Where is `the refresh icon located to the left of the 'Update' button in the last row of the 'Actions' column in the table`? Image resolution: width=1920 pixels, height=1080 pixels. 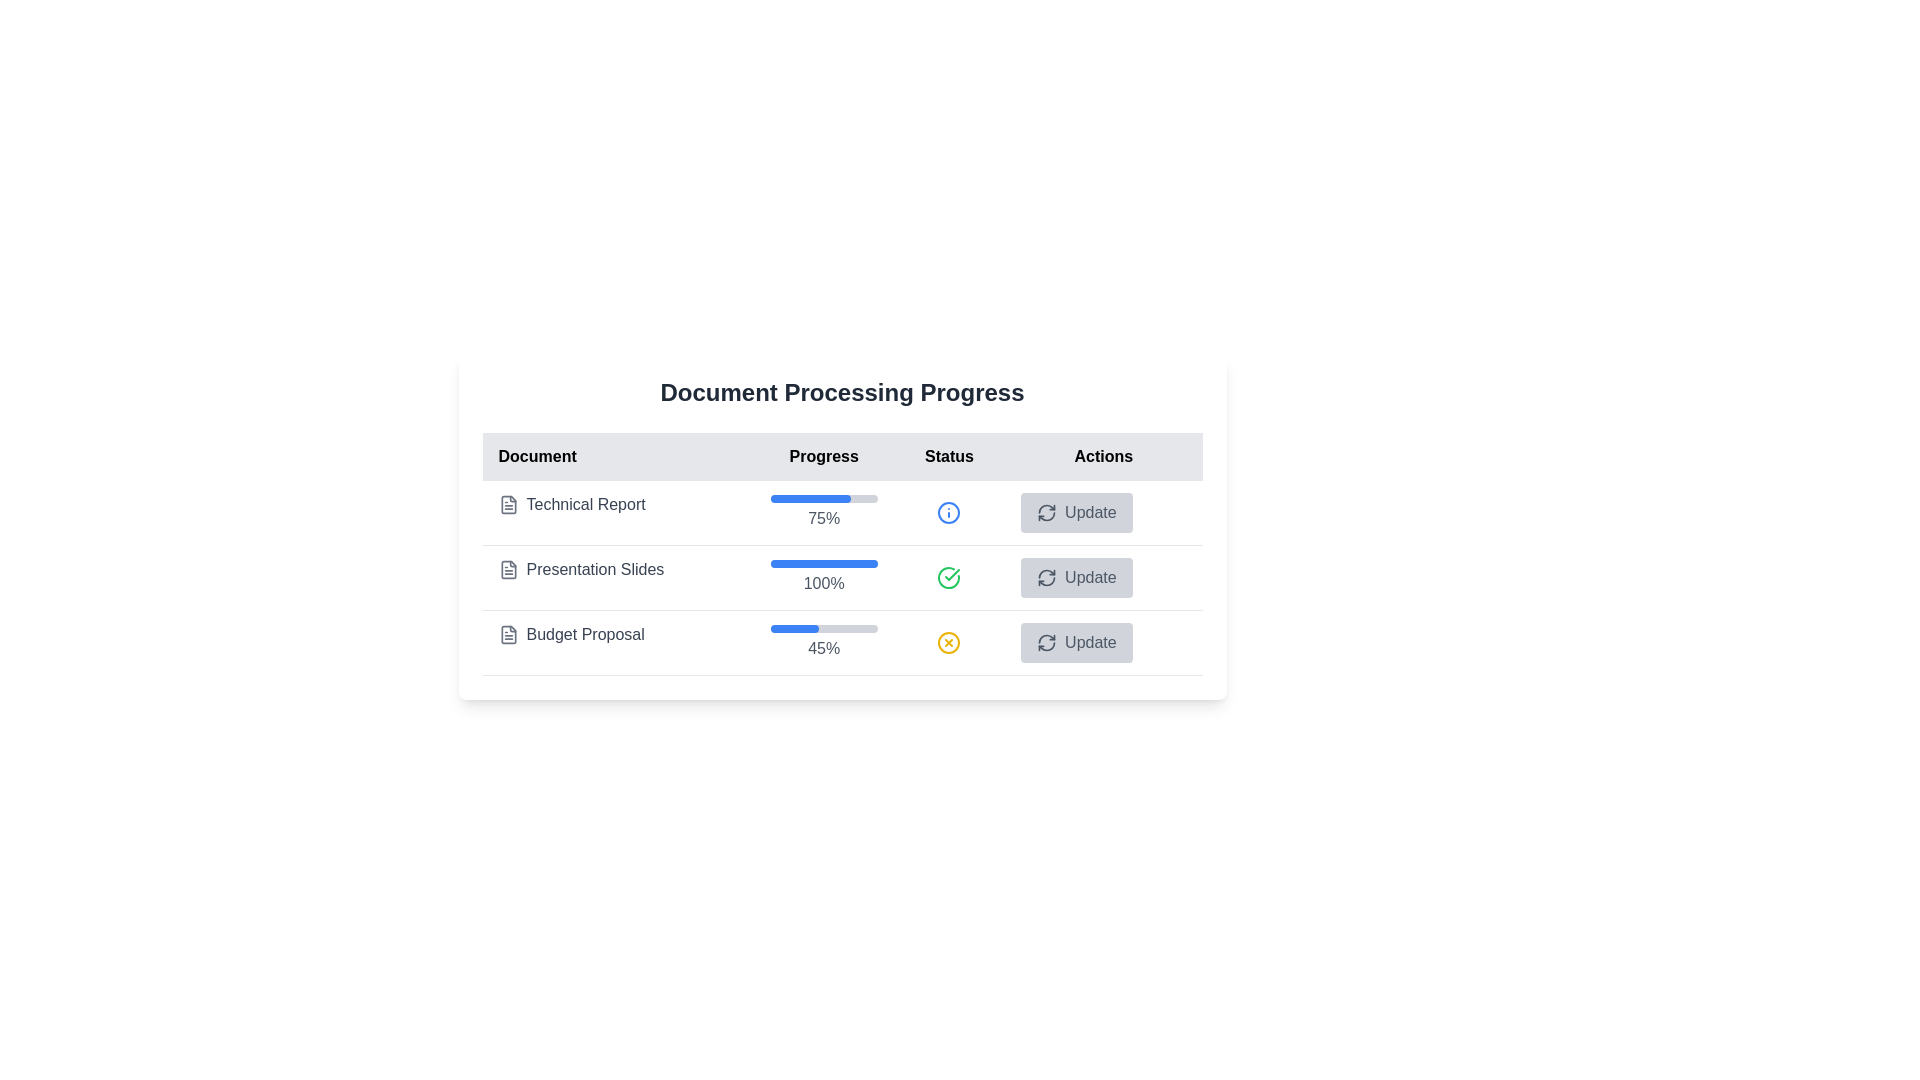 the refresh icon located to the left of the 'Update' button in the last row of the 'Actions' column in the table is located at coordinates (1046, 643).